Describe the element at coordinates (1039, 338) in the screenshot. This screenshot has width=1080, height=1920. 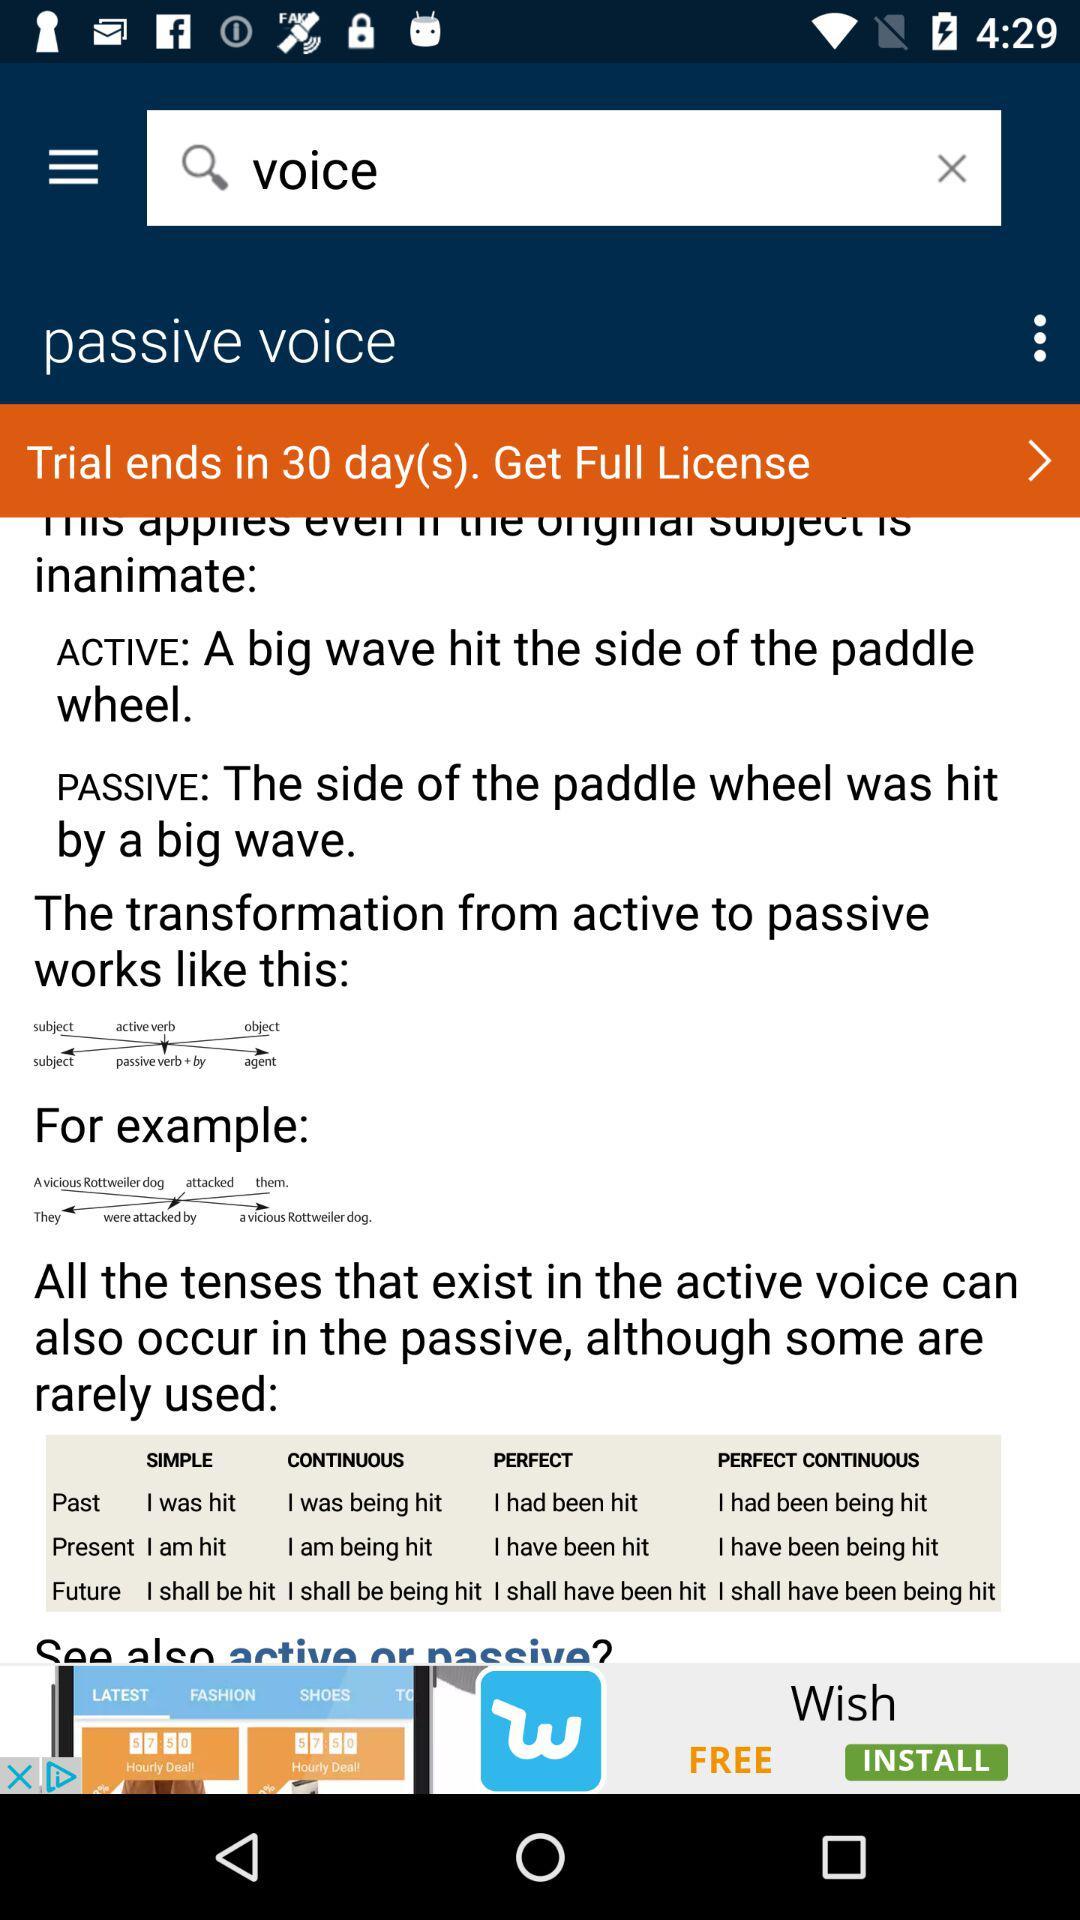
I see `settings` at that location.